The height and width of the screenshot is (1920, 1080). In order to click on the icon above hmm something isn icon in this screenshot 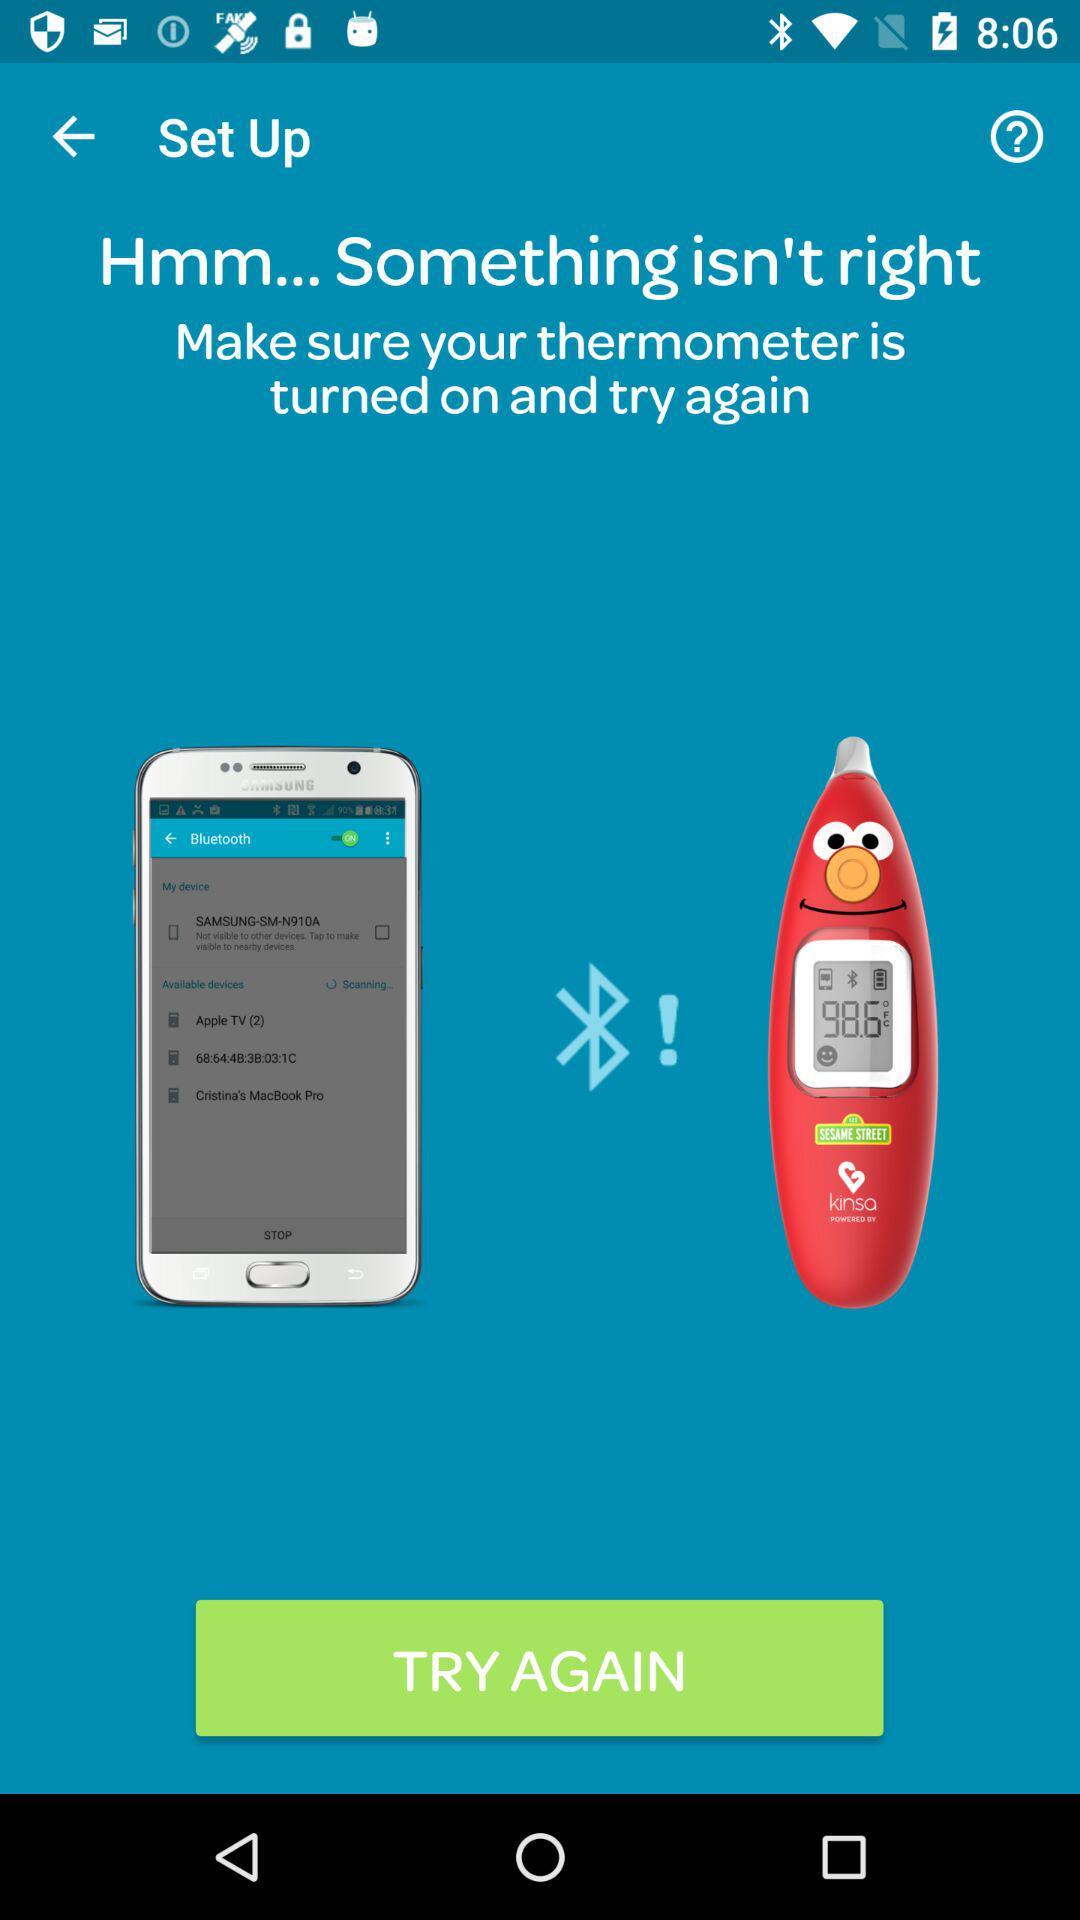, I will do `click(72, 135)`.